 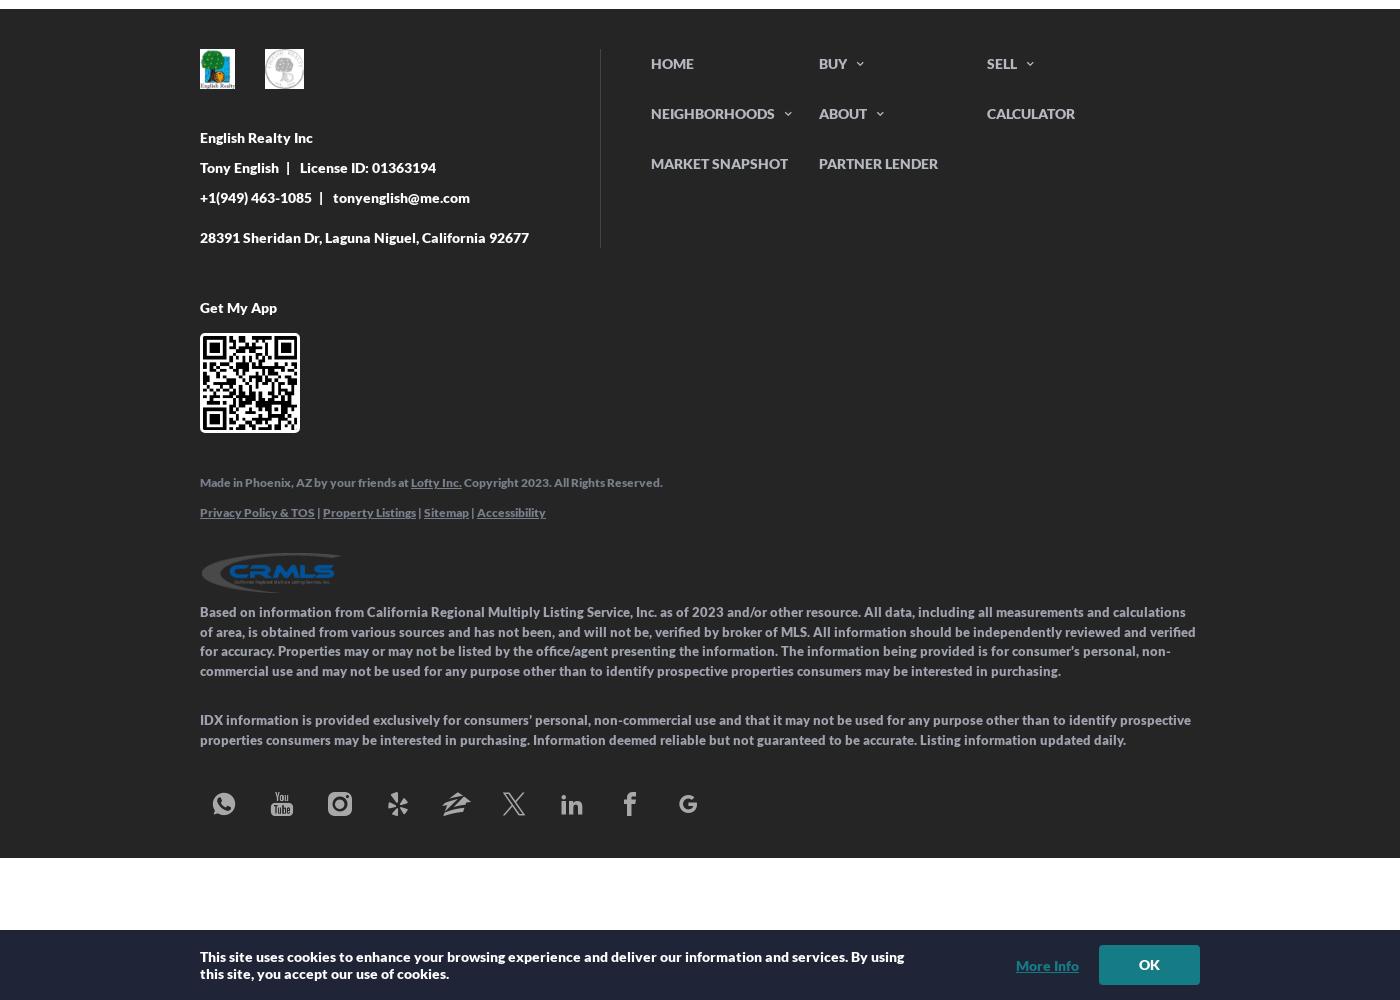 I want to click on 'Get My App', so click(x=200, y=307).